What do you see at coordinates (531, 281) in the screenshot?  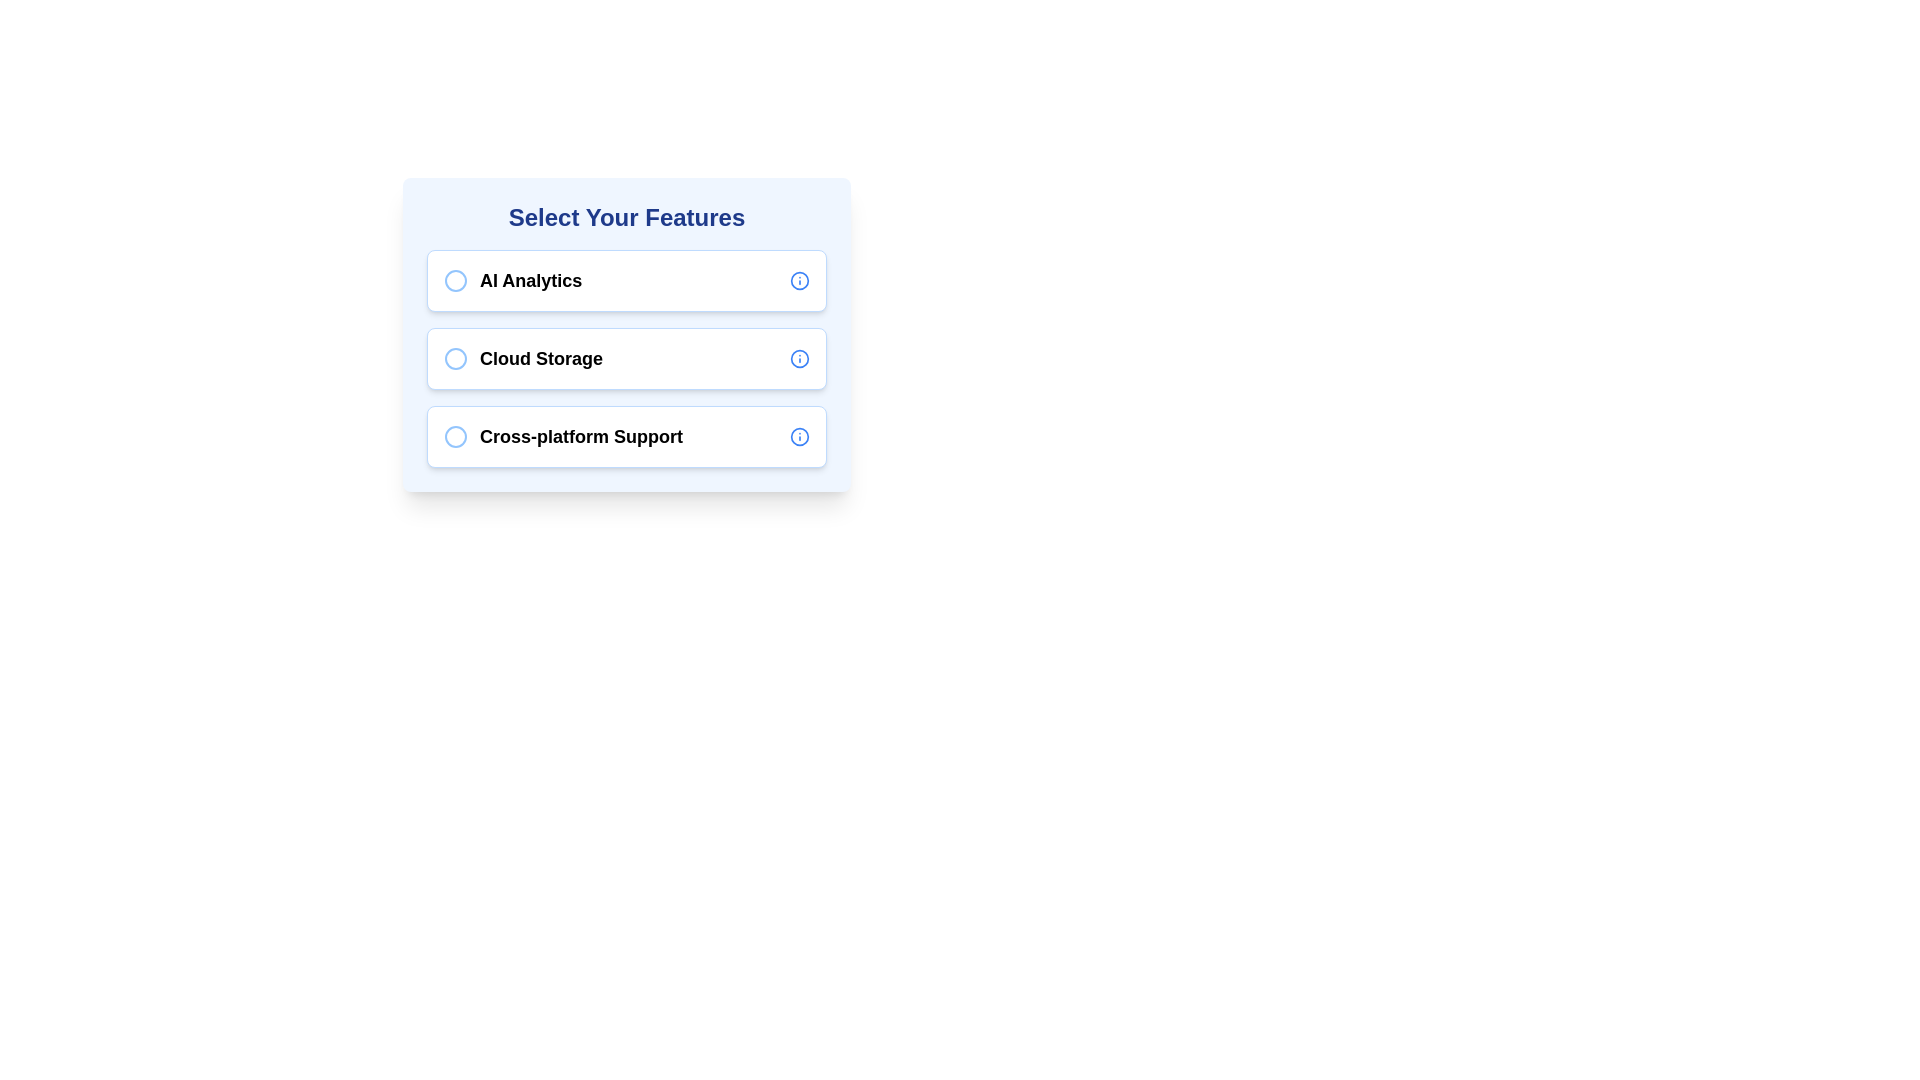 I see `the text label that identifies the feature related to 'AI Analytics', which is positioned to the right of a circular radio button and is the first option in the list under 'Select Your Features.'` at bounding box center [531, 281].